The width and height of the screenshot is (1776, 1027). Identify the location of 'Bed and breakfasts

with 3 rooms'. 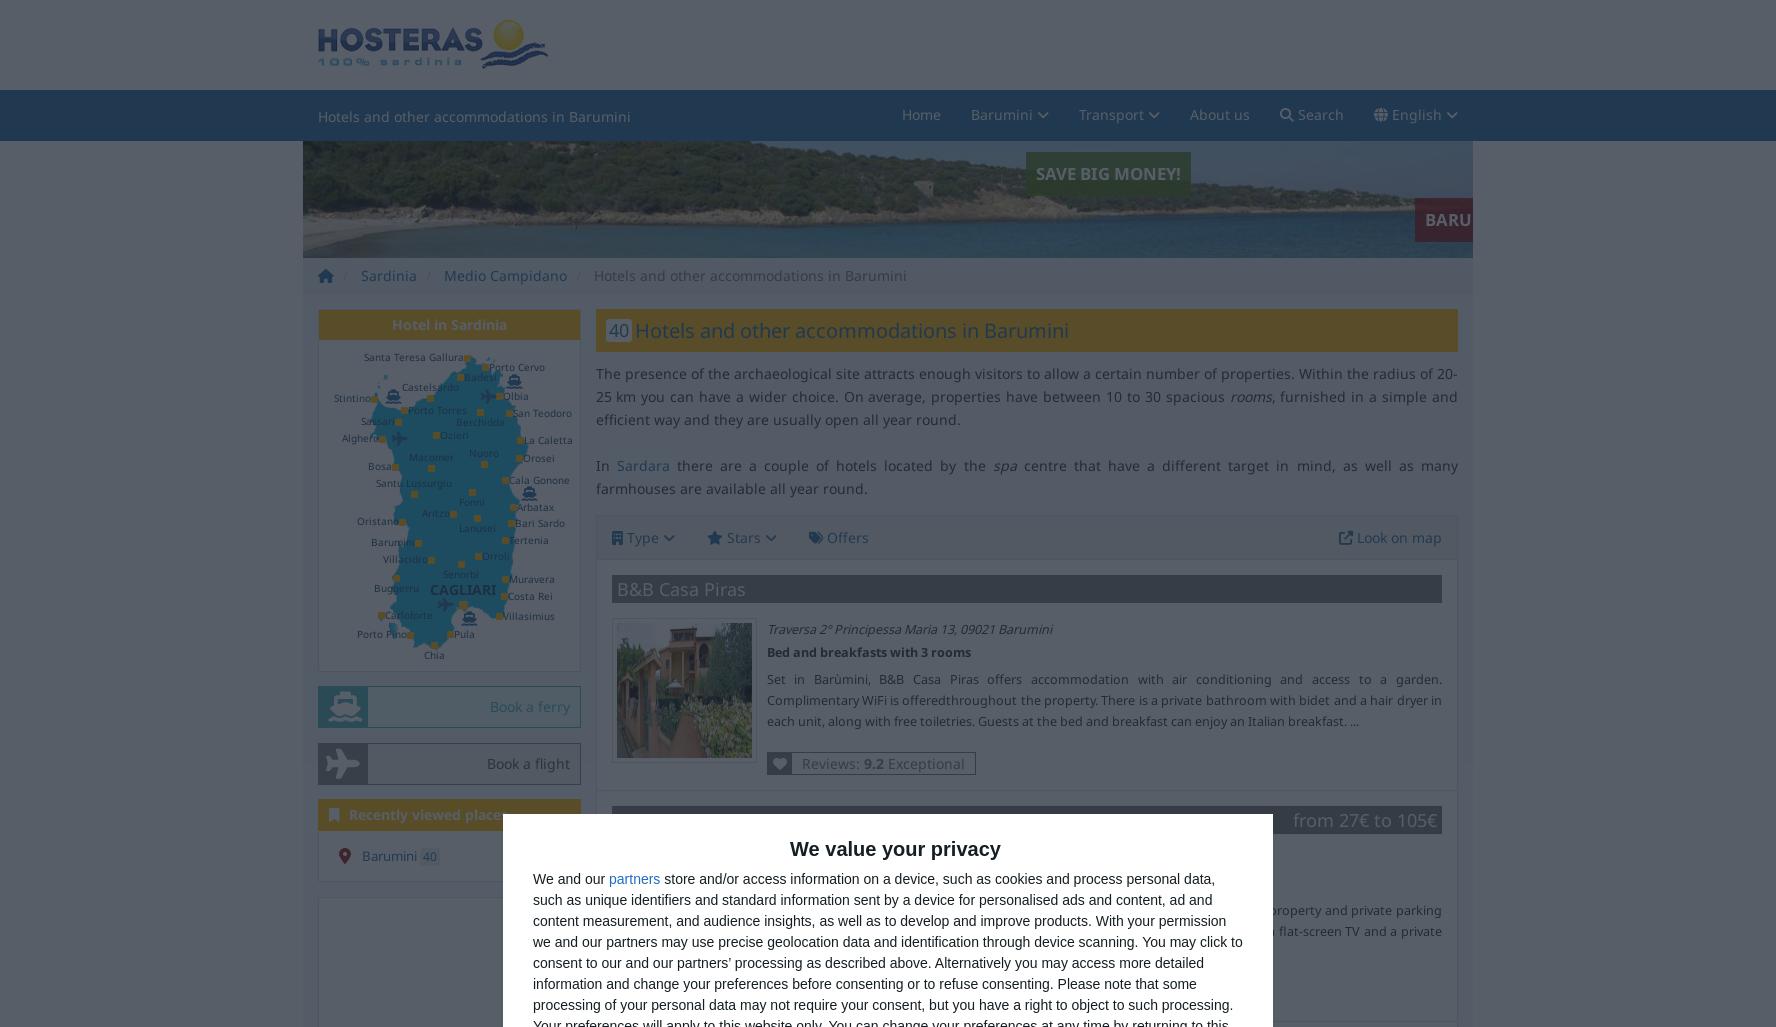
(867, 650).